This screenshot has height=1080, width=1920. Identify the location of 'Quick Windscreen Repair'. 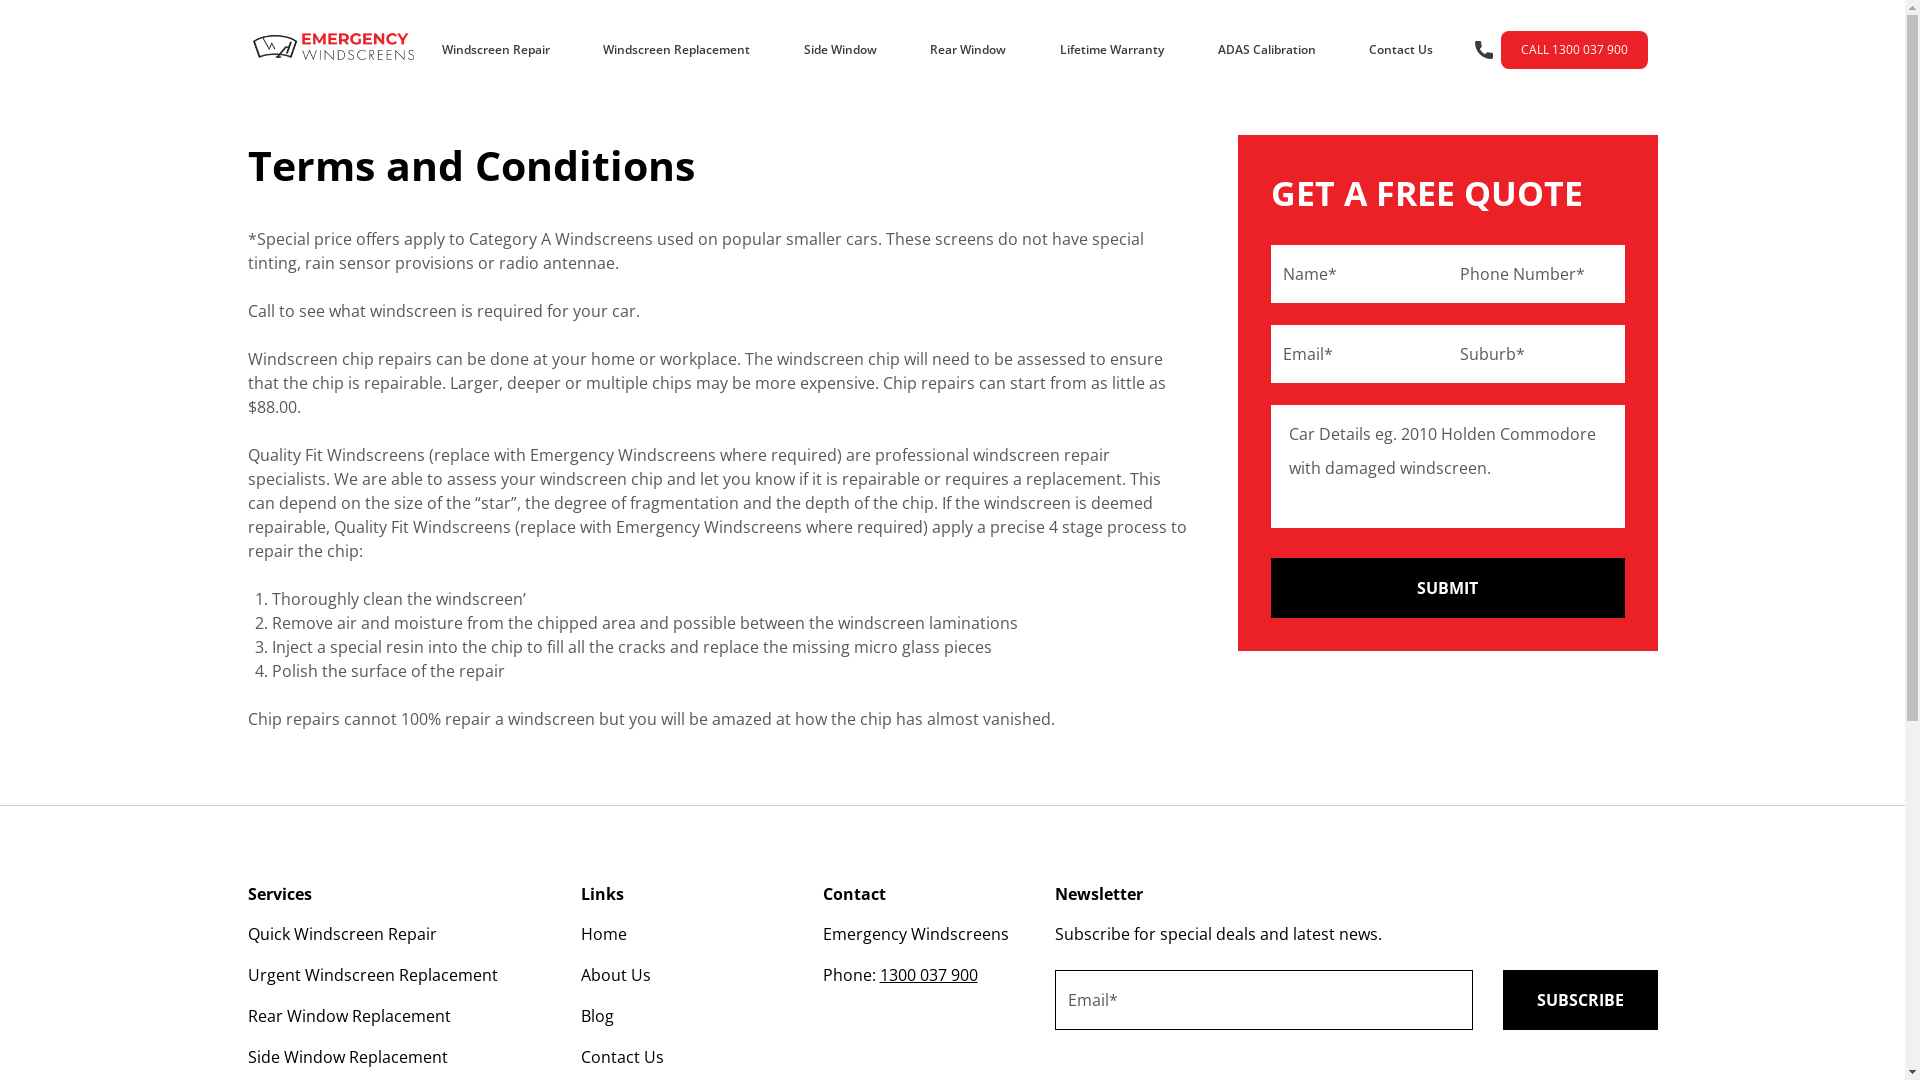
(342, 934).